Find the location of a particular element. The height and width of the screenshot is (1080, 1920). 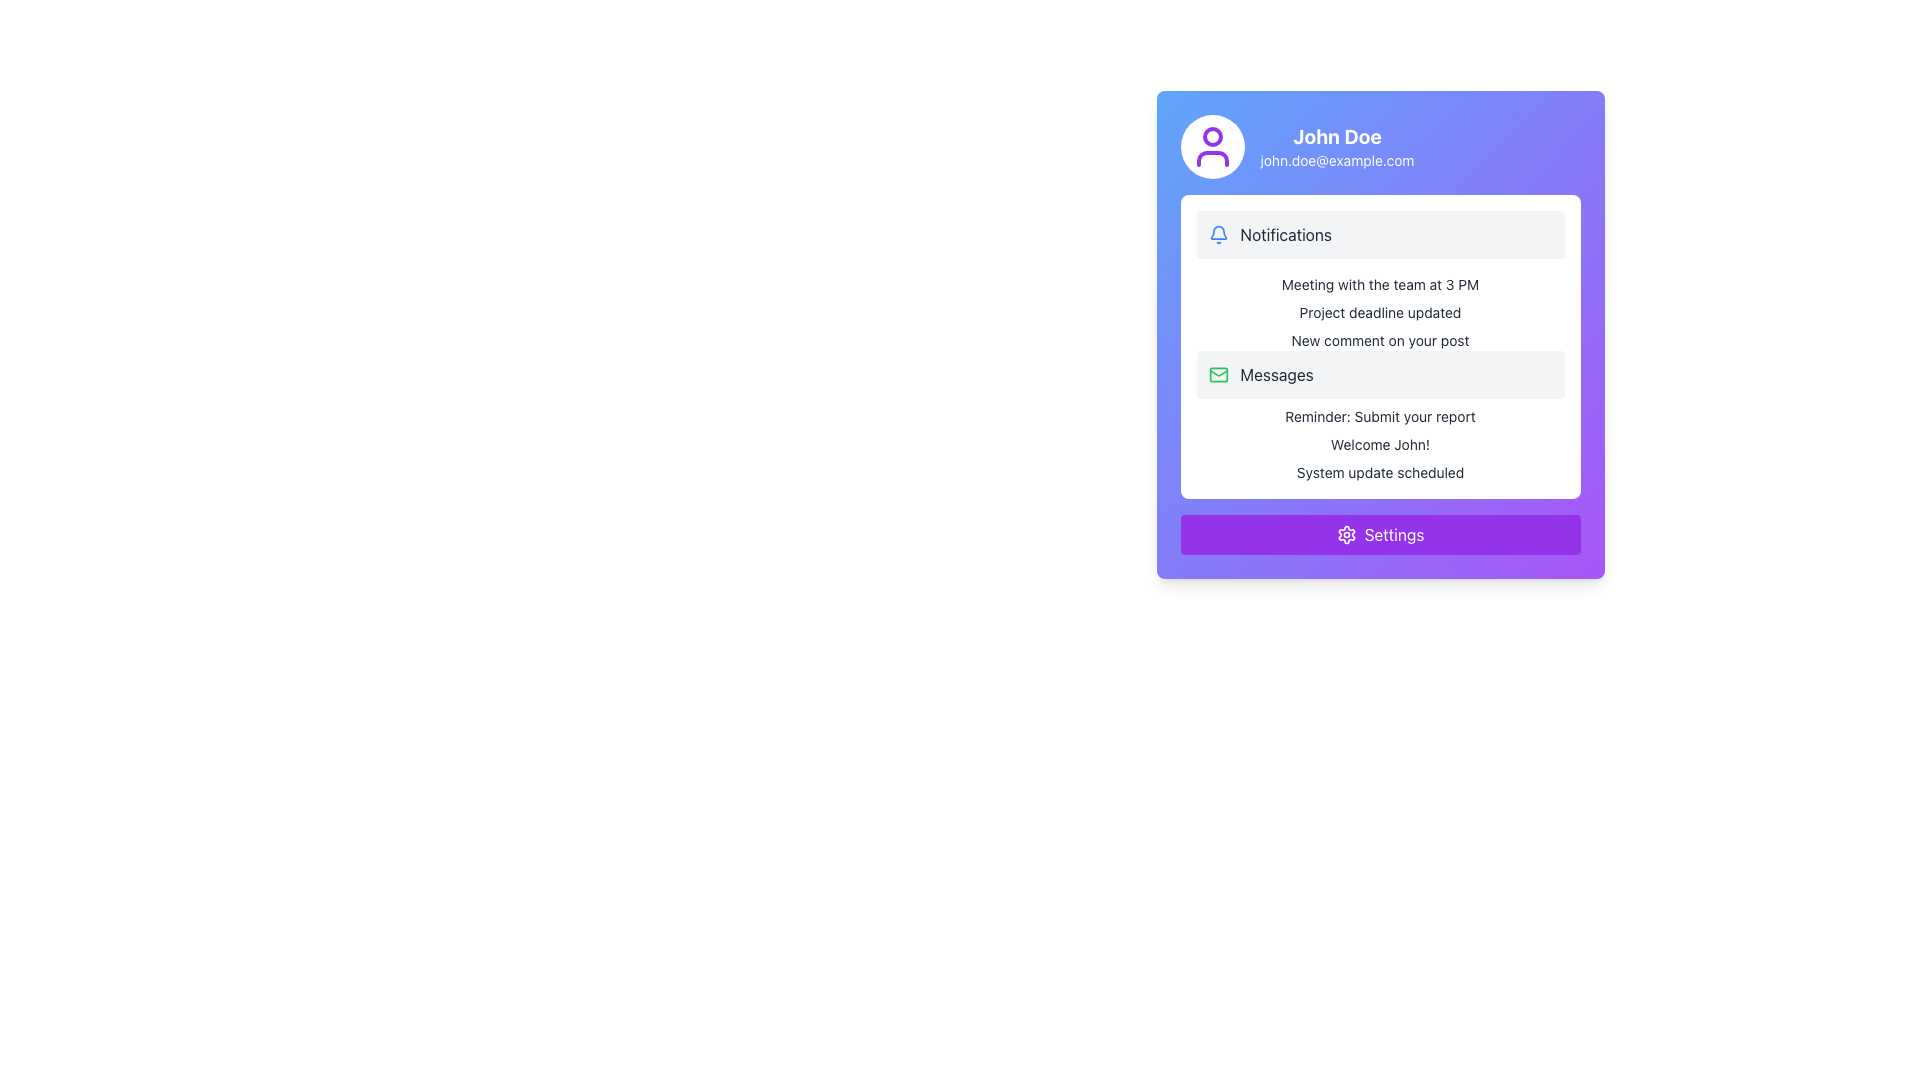

the text element displaying the email address 'john.doe@example.com', which is styled in a smaller font and positioned directly below the name 'John Doe' within a card-like interface is located at coordinates (1337, 160).